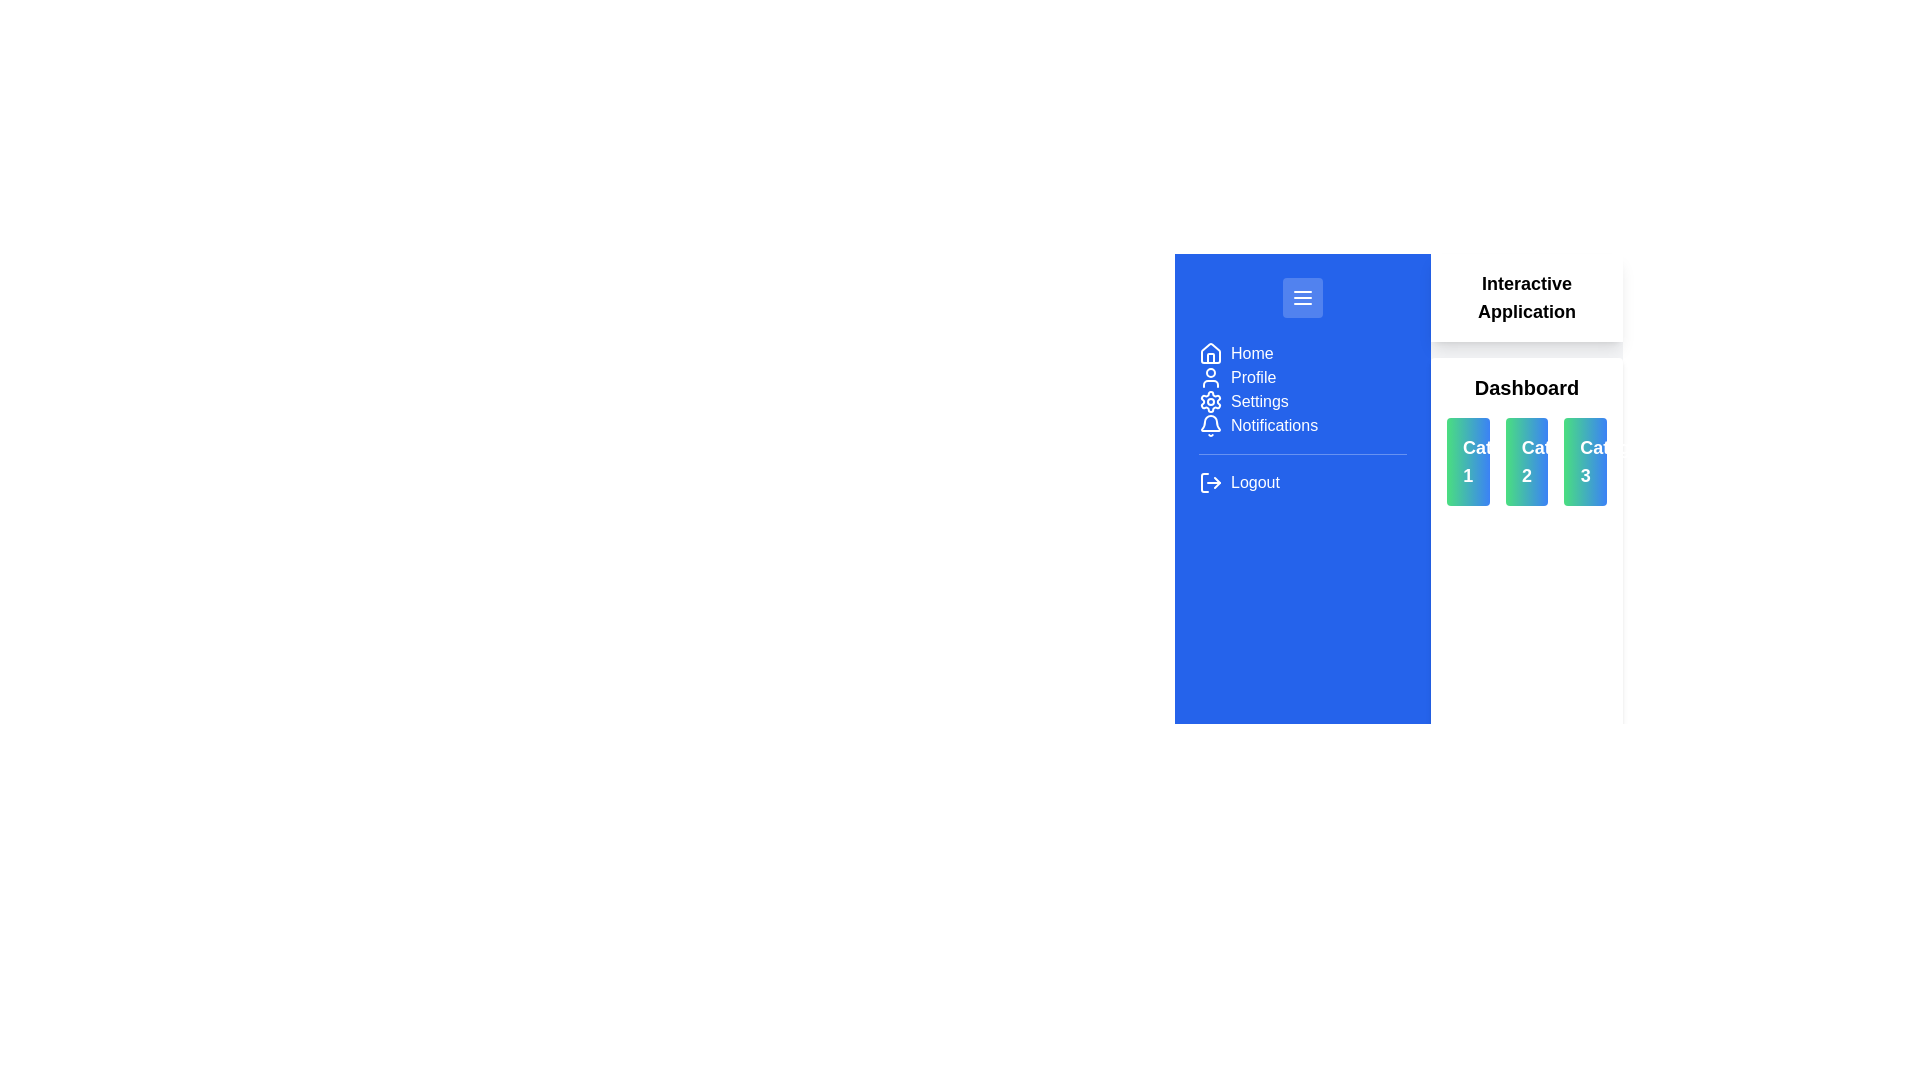  Describe the element at coordinates (1302, 416) in the screenshot. I see `the 'Notifications' menu item, which is located fourth from the top in the vertical menu list, directly below 'Settings' and above 'Logout'` at that location.